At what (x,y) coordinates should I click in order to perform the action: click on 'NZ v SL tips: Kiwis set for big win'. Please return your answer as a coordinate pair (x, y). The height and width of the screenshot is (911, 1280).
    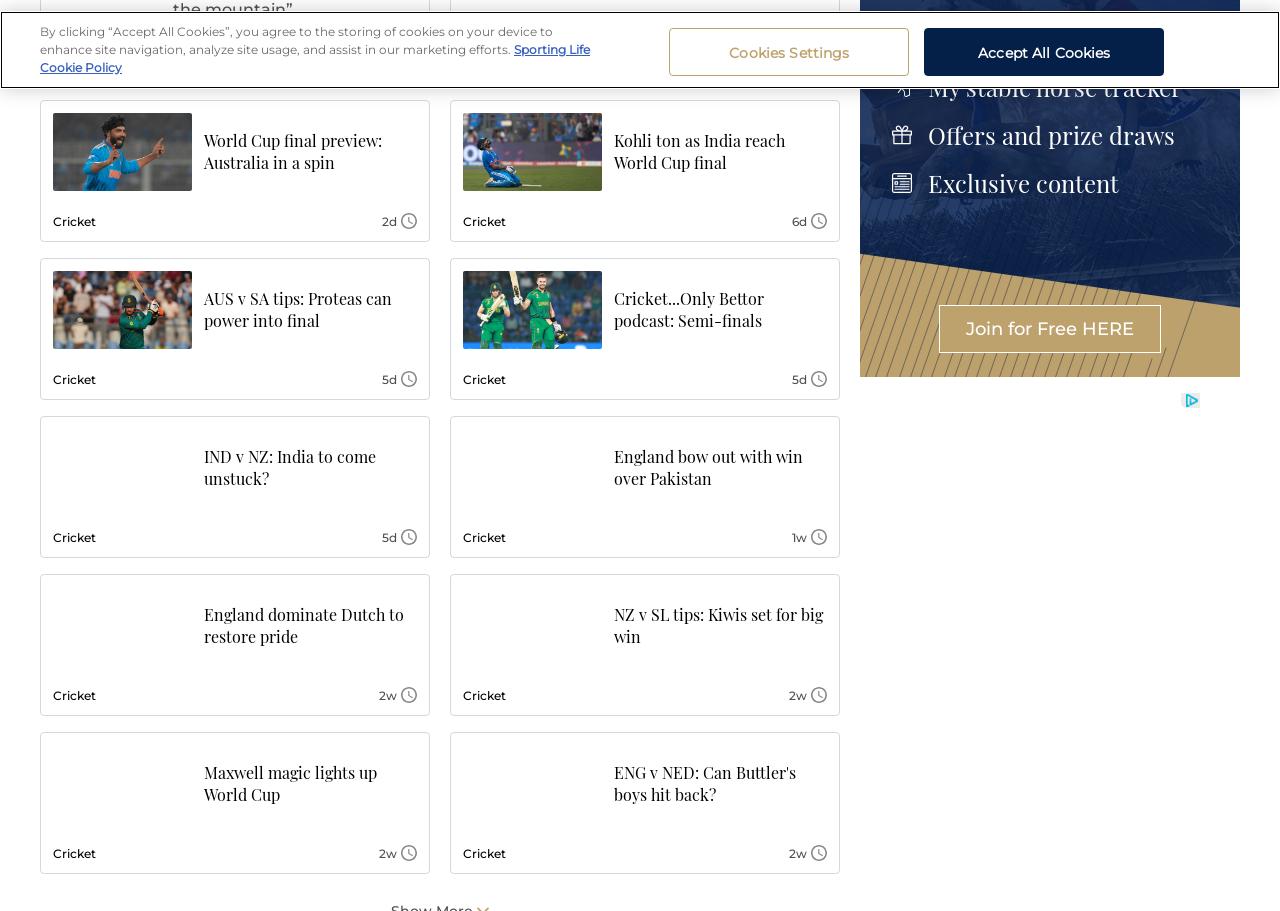
    Looking at the image, I should click on (718, 624).